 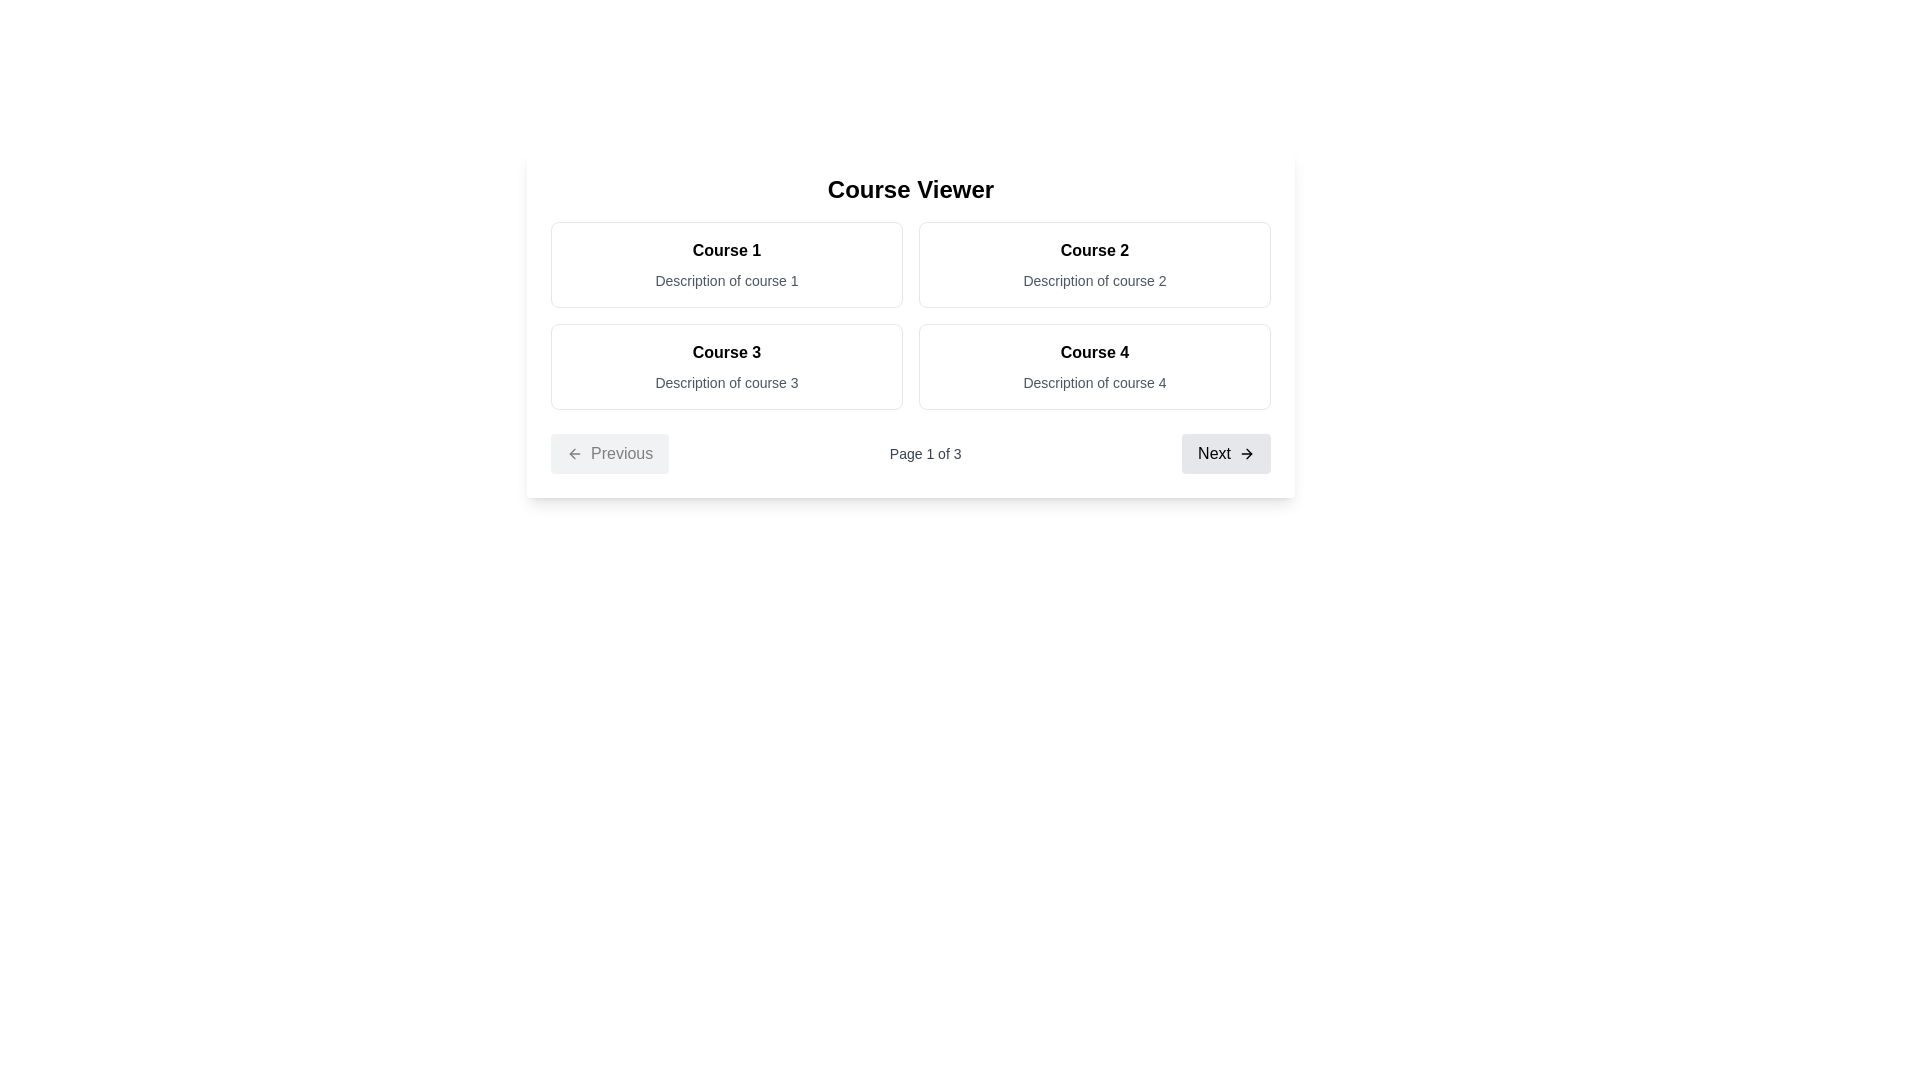 What do you see at coordinates (1247, 454) in the screenshot?
I see `the 'Next' button which includes a right arrow SVG graphic next to the text 'Next' located at the bottom right of the interface` at bounding box center [1247, 454].